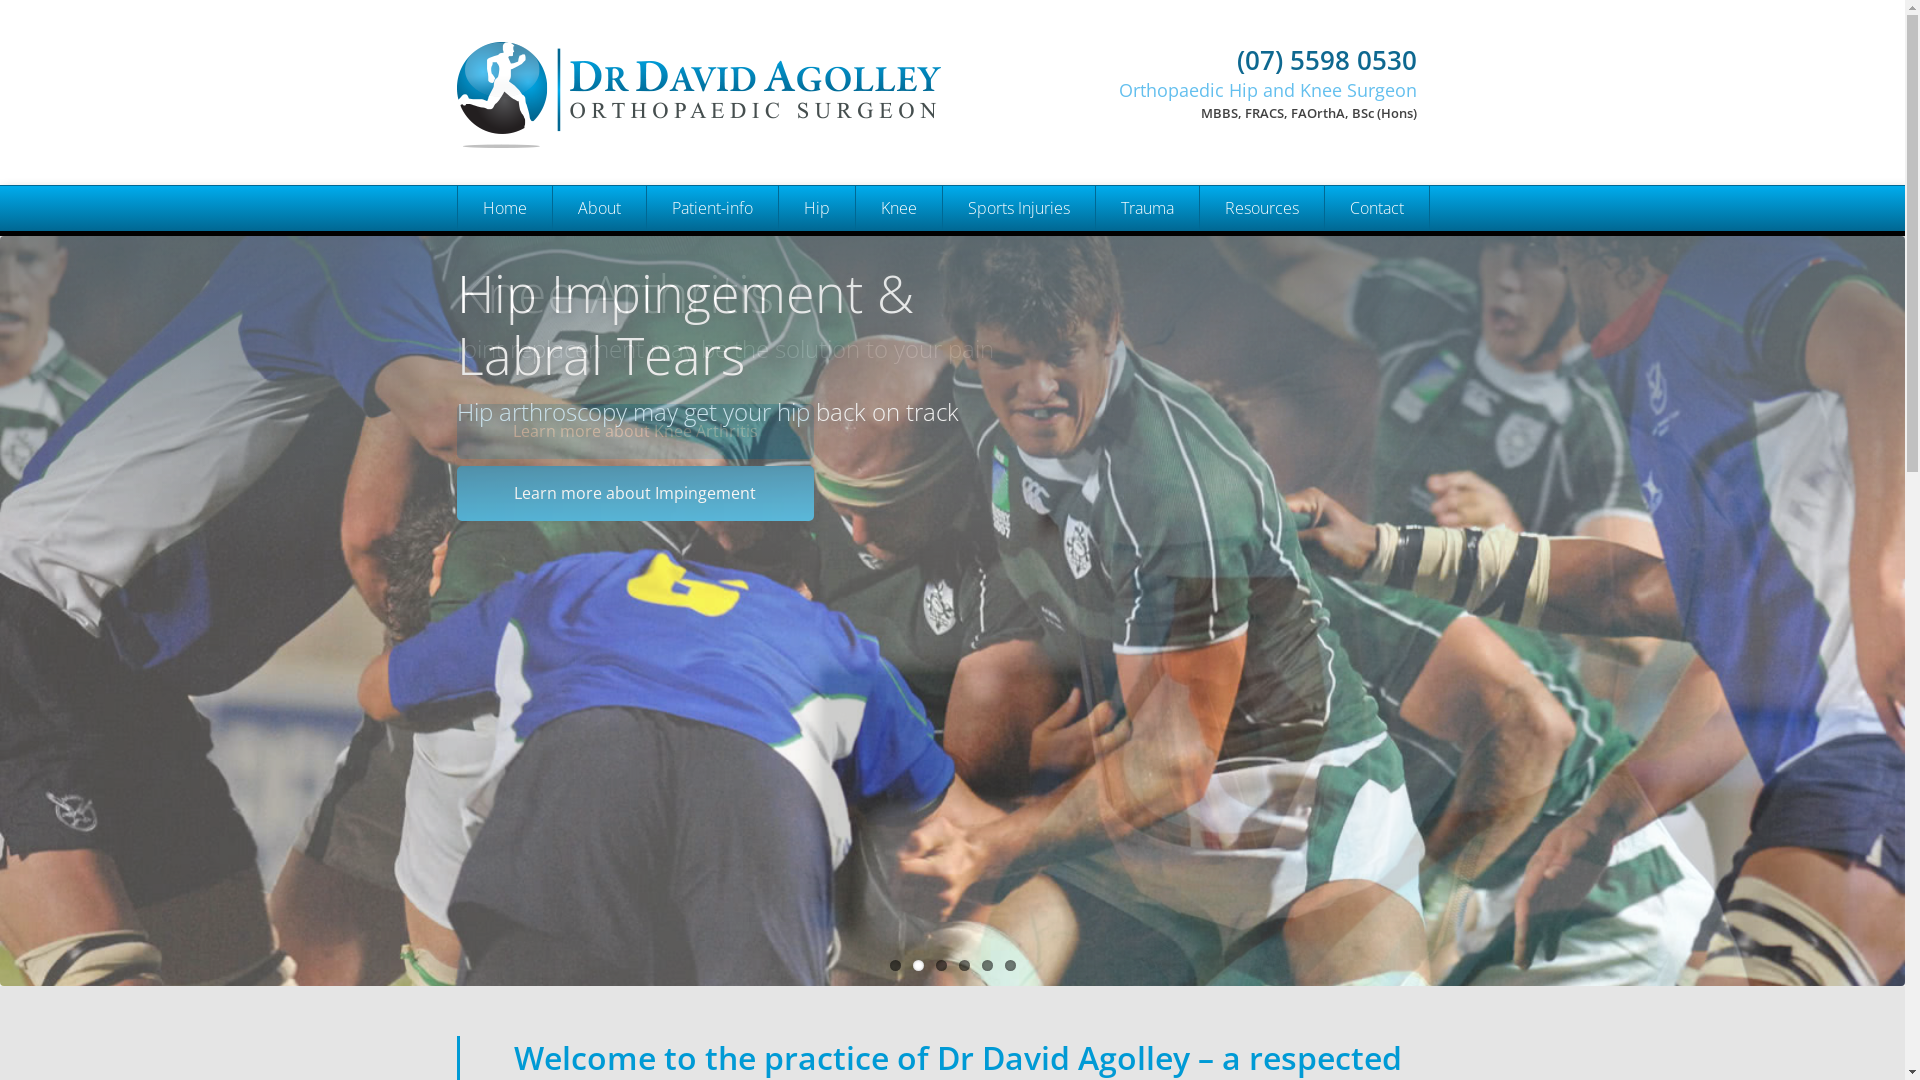 This screenshot has width=1920, height=1080. Describe the element at coordinates (776, 432) in the screenshot. I see `'Hip Dysplasia'` at that location.